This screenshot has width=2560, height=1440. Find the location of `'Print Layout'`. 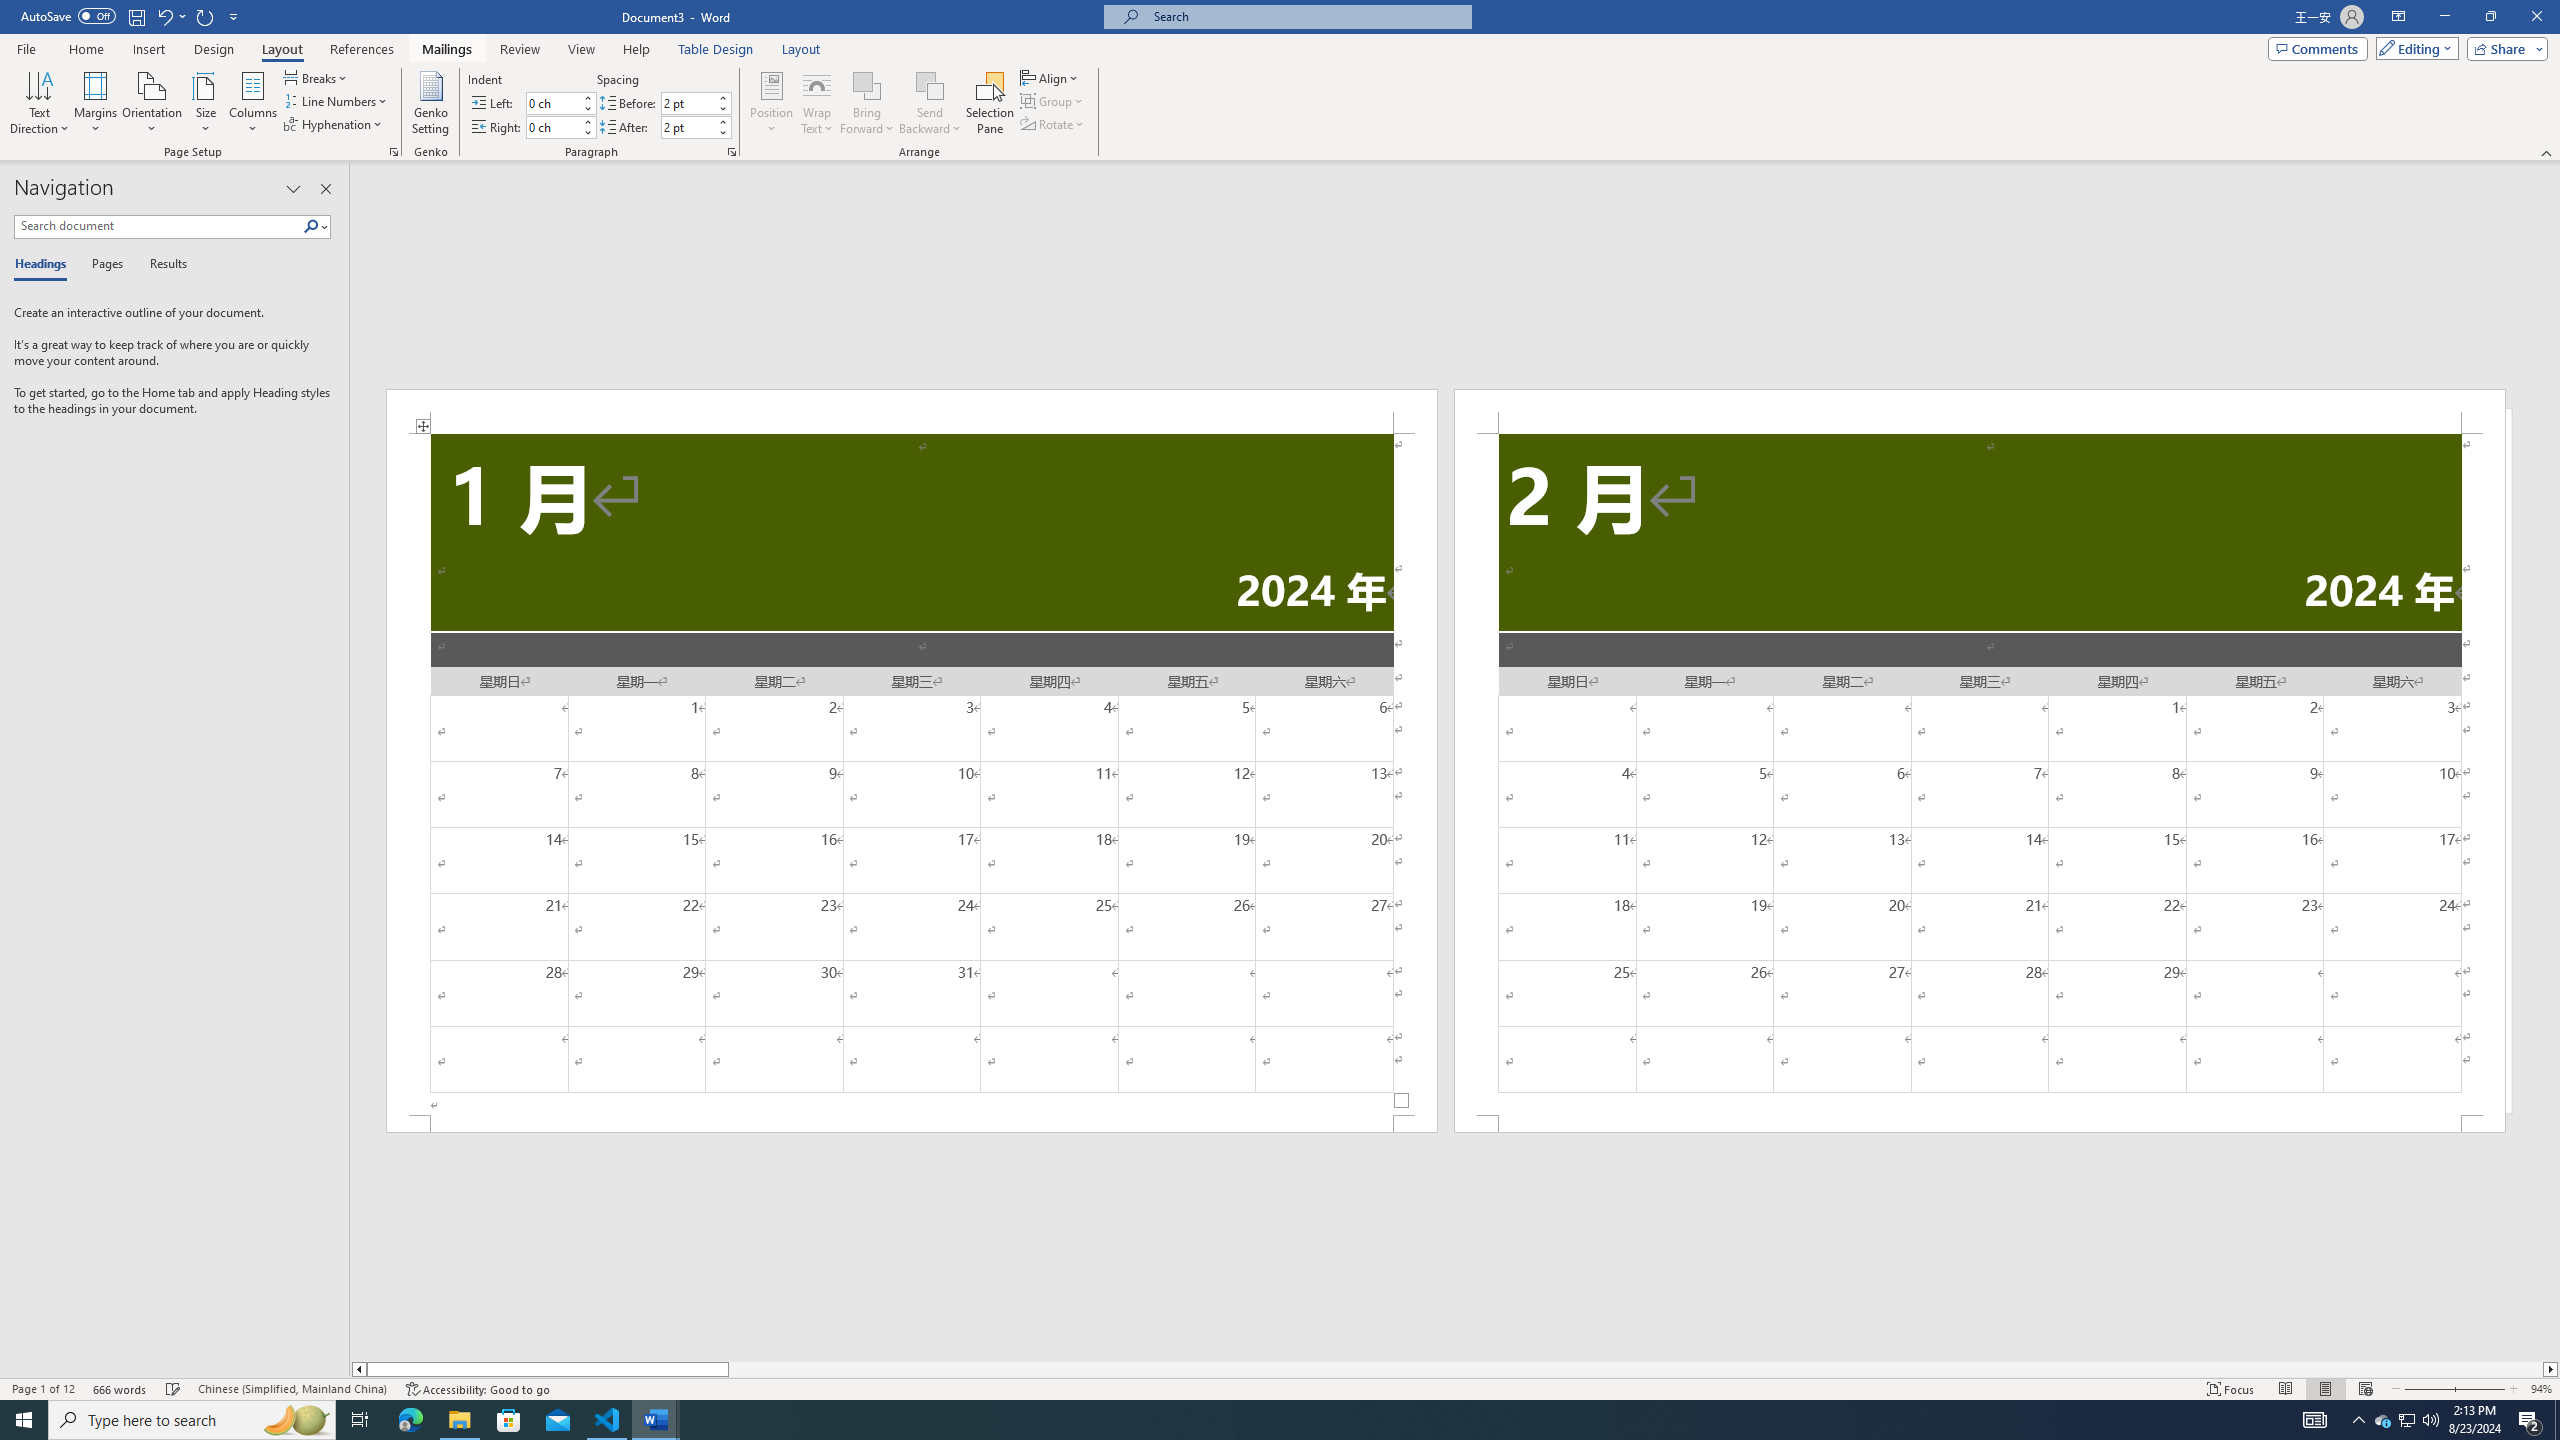

'Print Layout' is located at coordinates (2324, 1389).